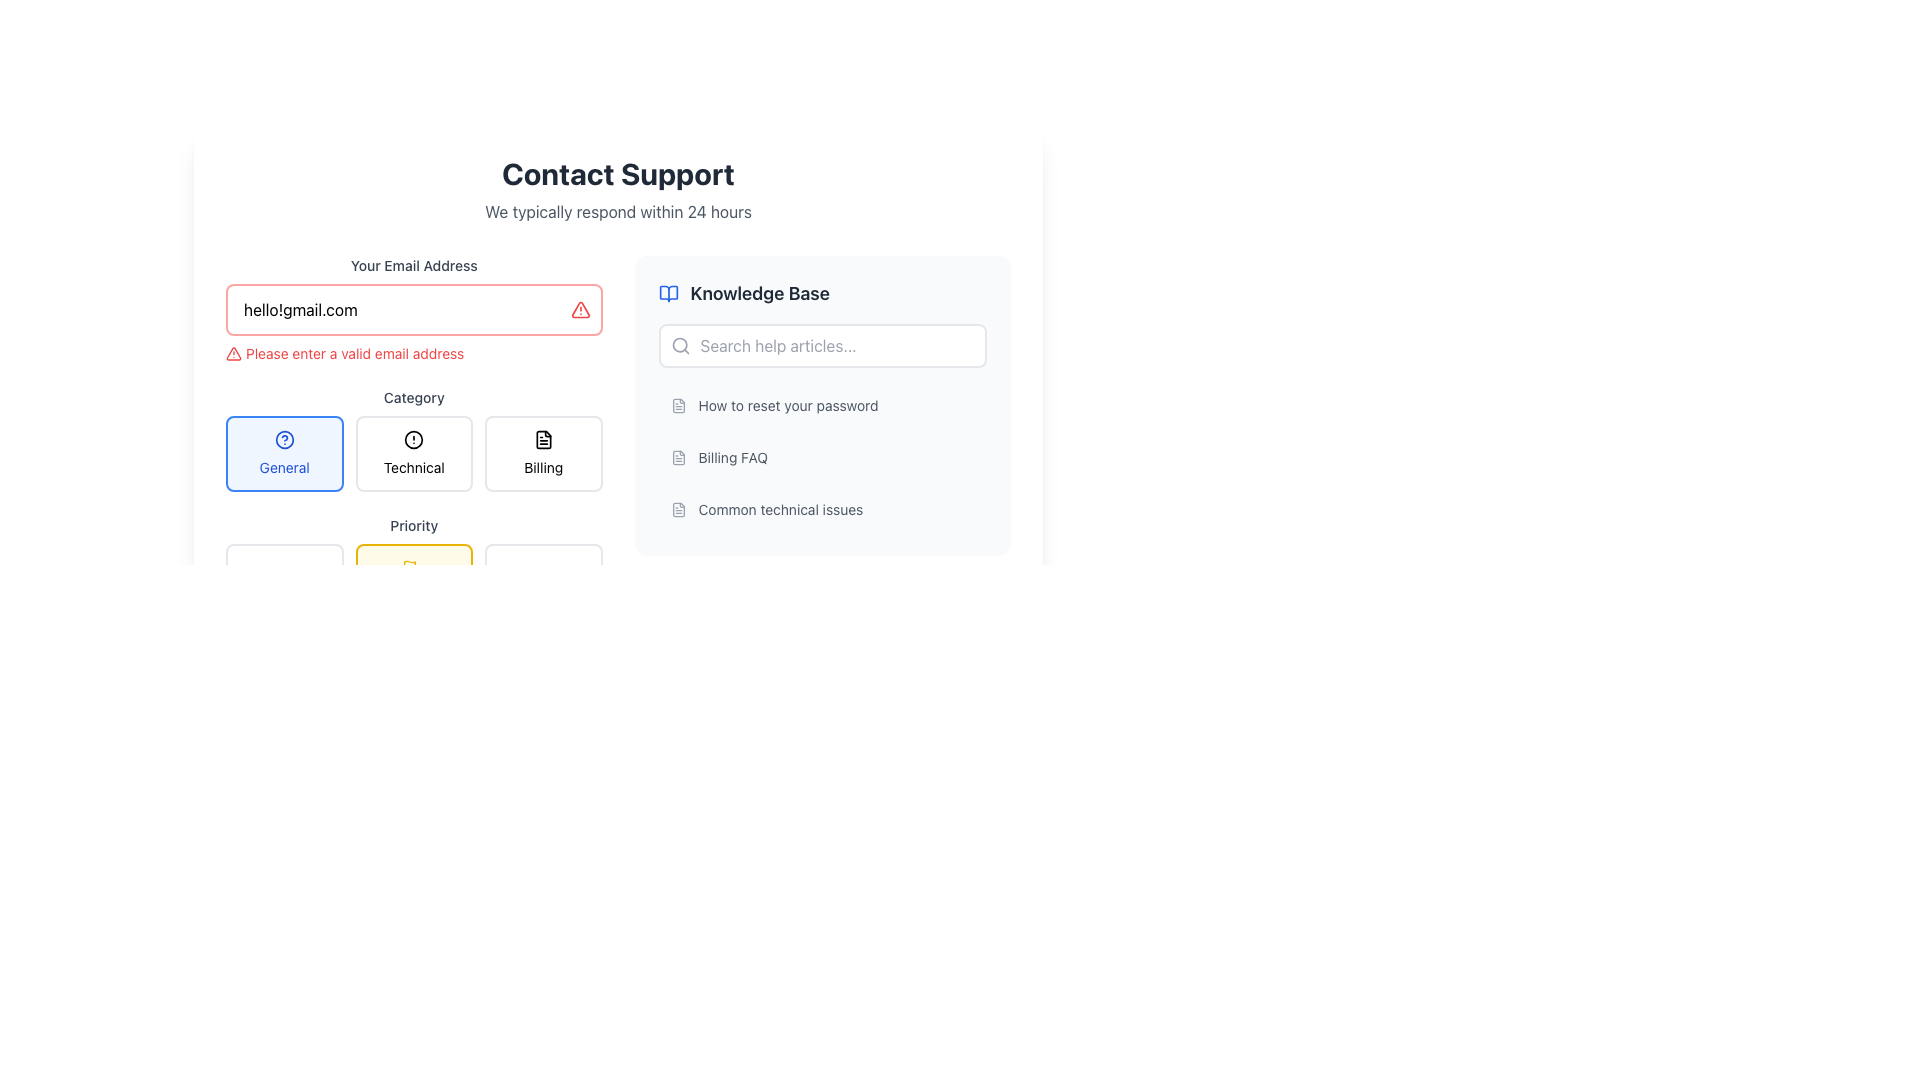 Image resolution: width=1920 pixels, height=1080 pixels. What do you see at coordinates (413, 438) in the screenshot?
I see `the surrounding button area of the warning icon circular element located within the 'Technical' category button in the 'Category' section` at bounding box center [413, 438].